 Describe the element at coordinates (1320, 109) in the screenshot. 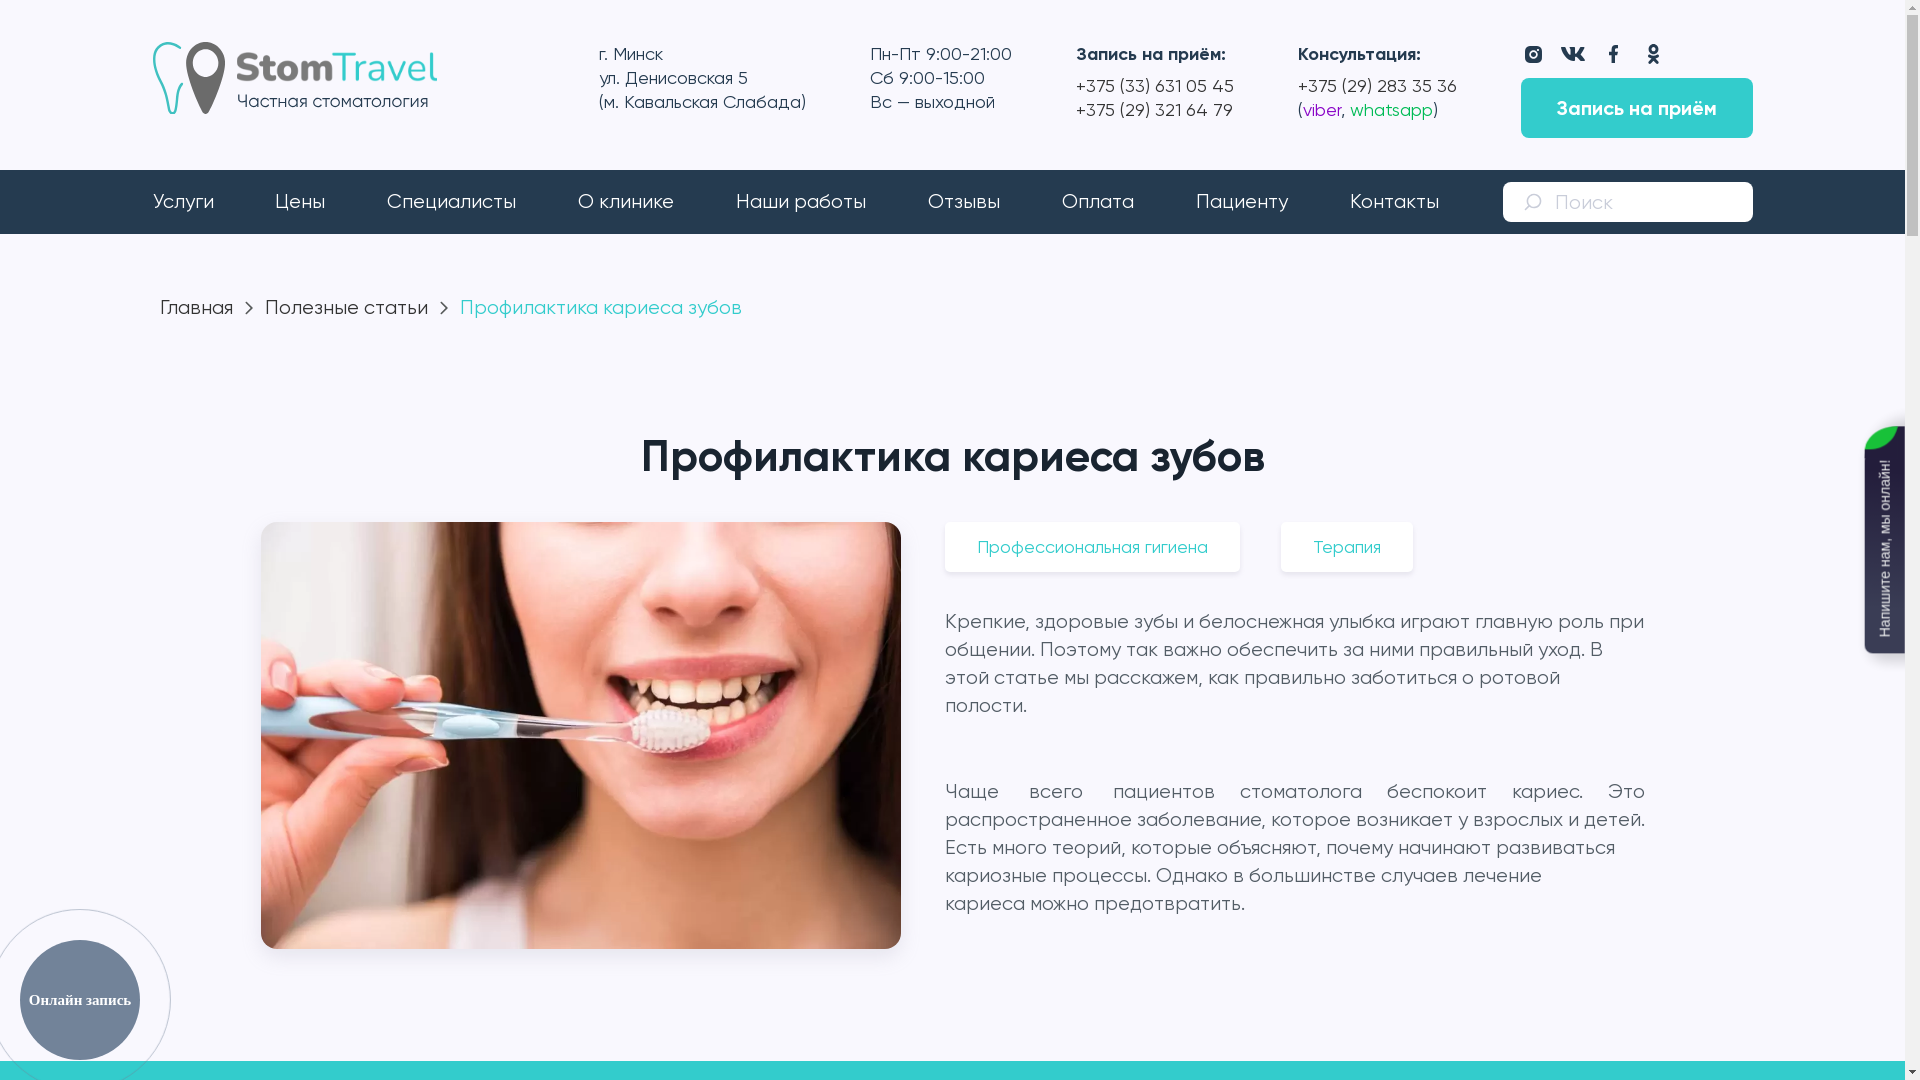

I see `'viber'` at that location.